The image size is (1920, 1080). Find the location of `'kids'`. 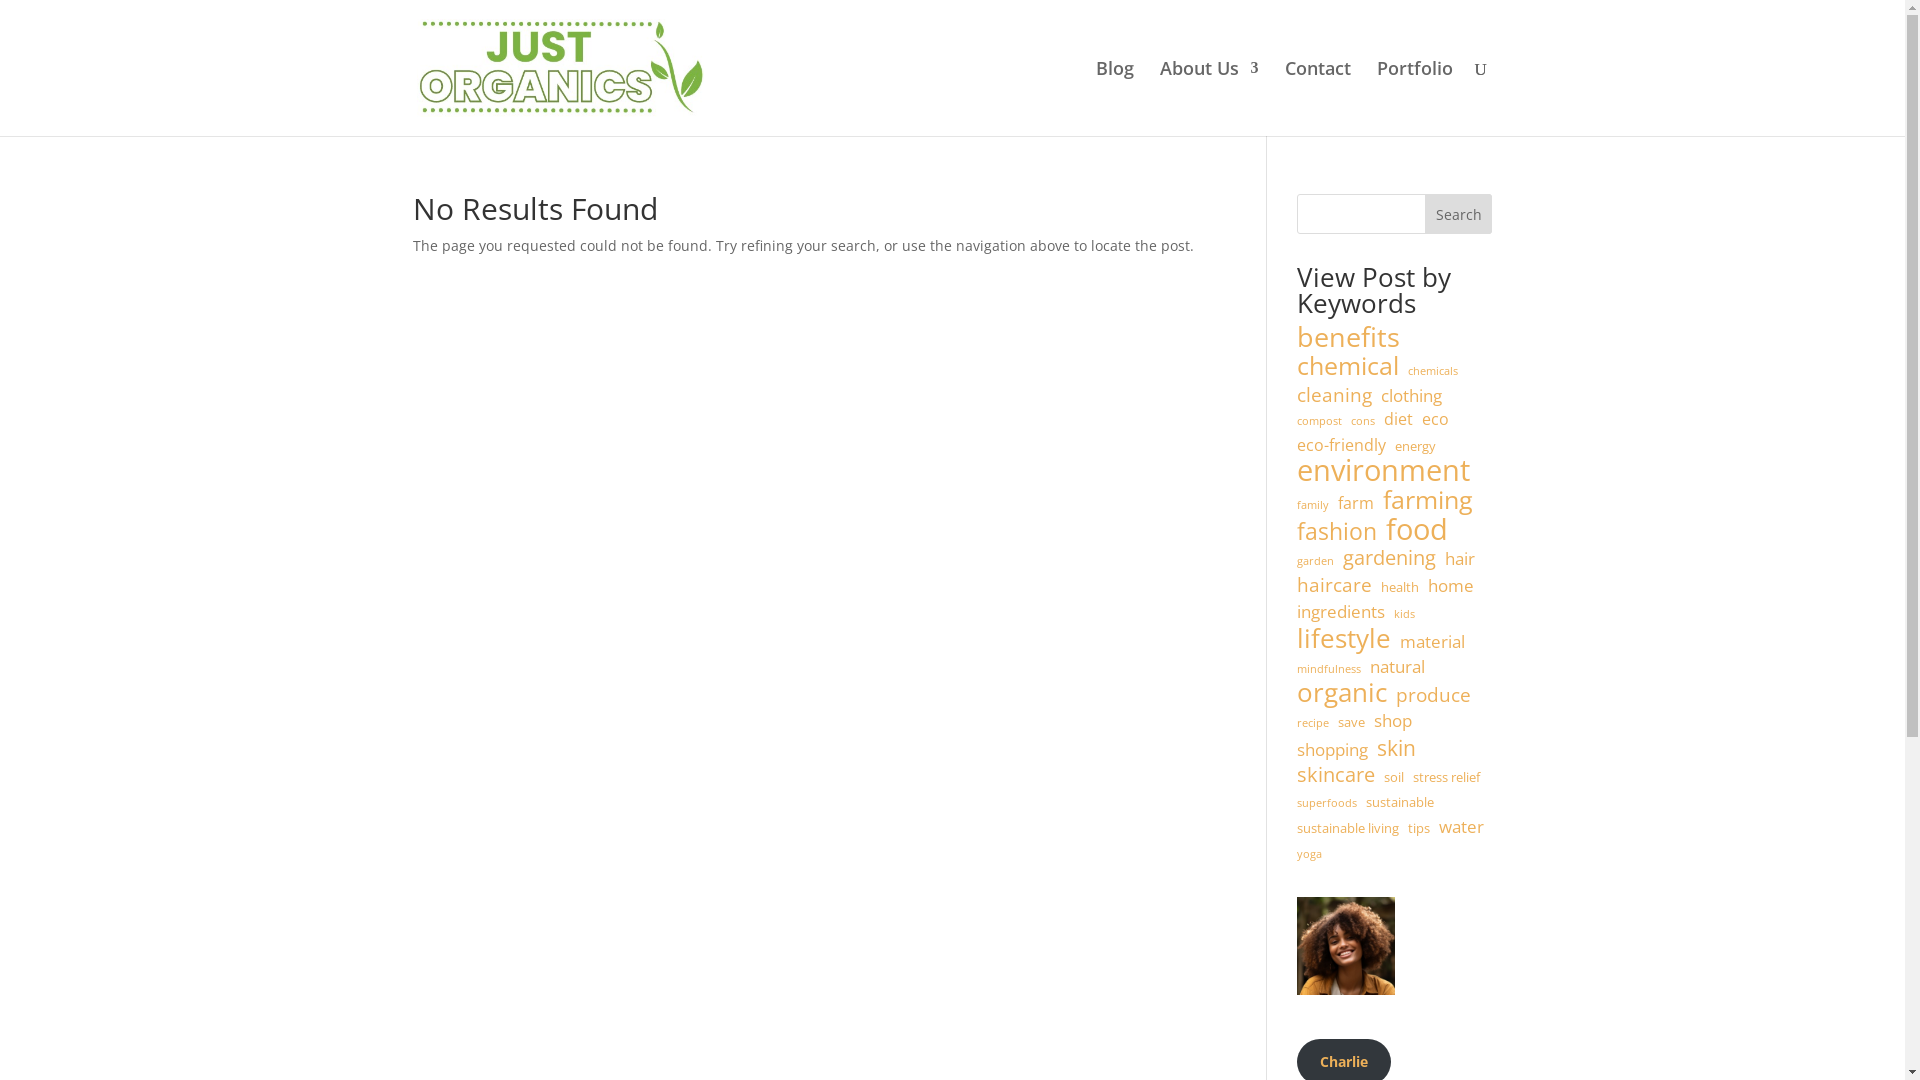

'kids' is located at coordinates (1403, 613).